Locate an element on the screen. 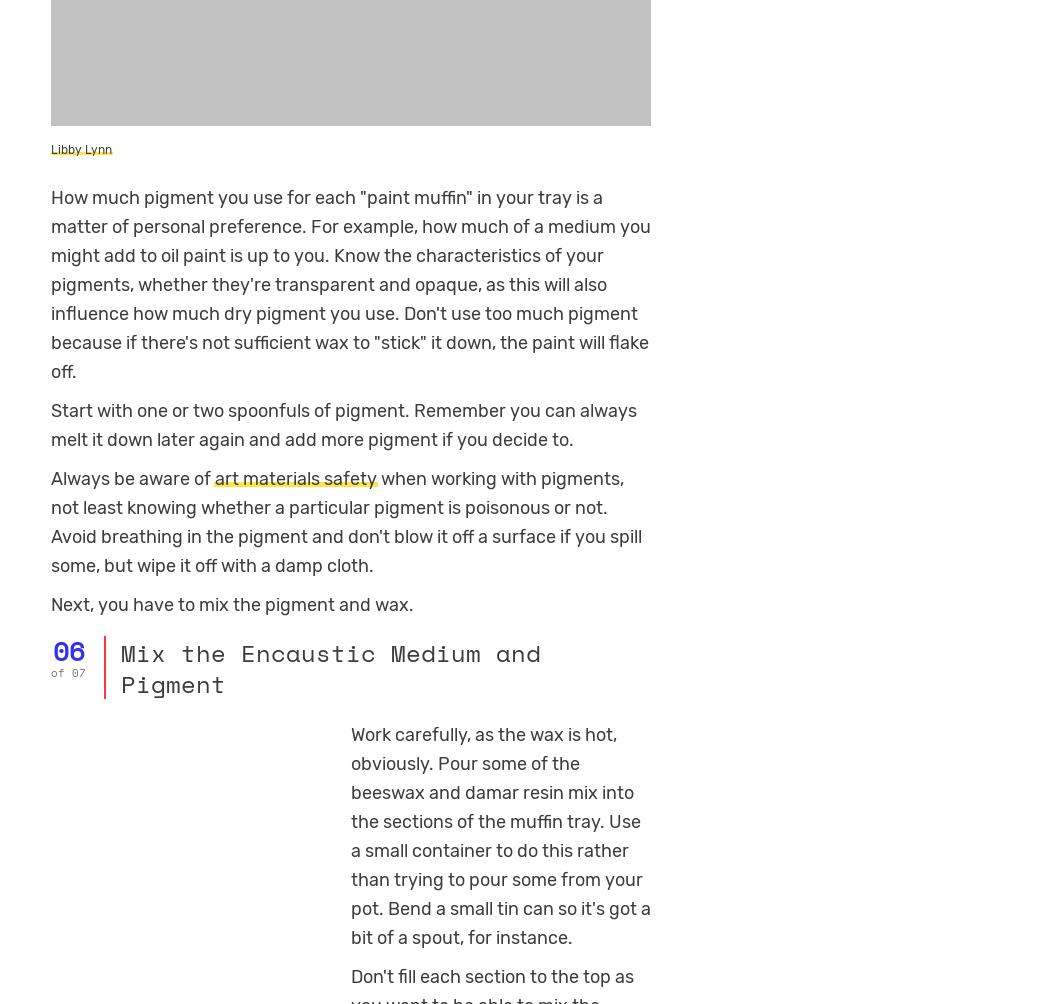 The width and height of the screenshot is (1050, 1004). 'Libby Lynn' is located at coordinates (81, 148).